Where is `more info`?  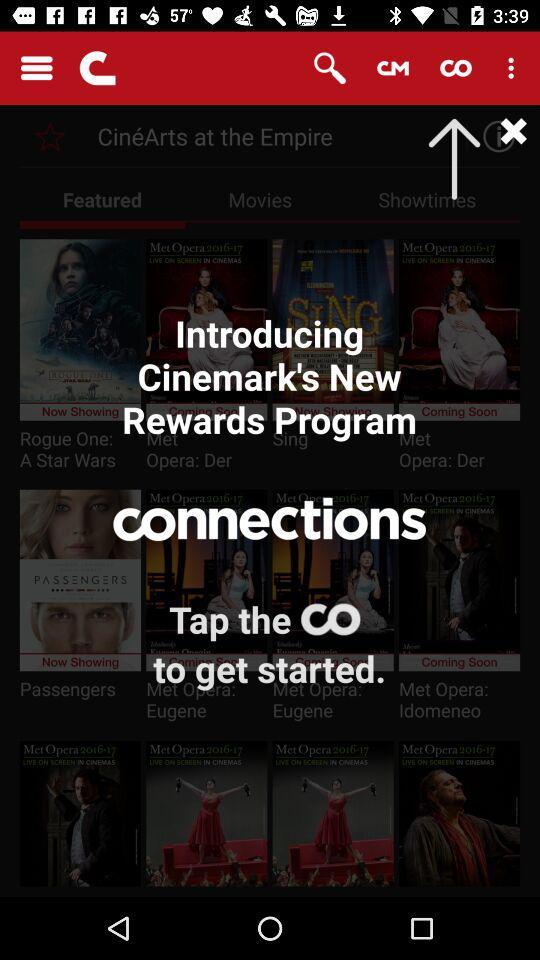
more info is located at coordinates (492, 135).